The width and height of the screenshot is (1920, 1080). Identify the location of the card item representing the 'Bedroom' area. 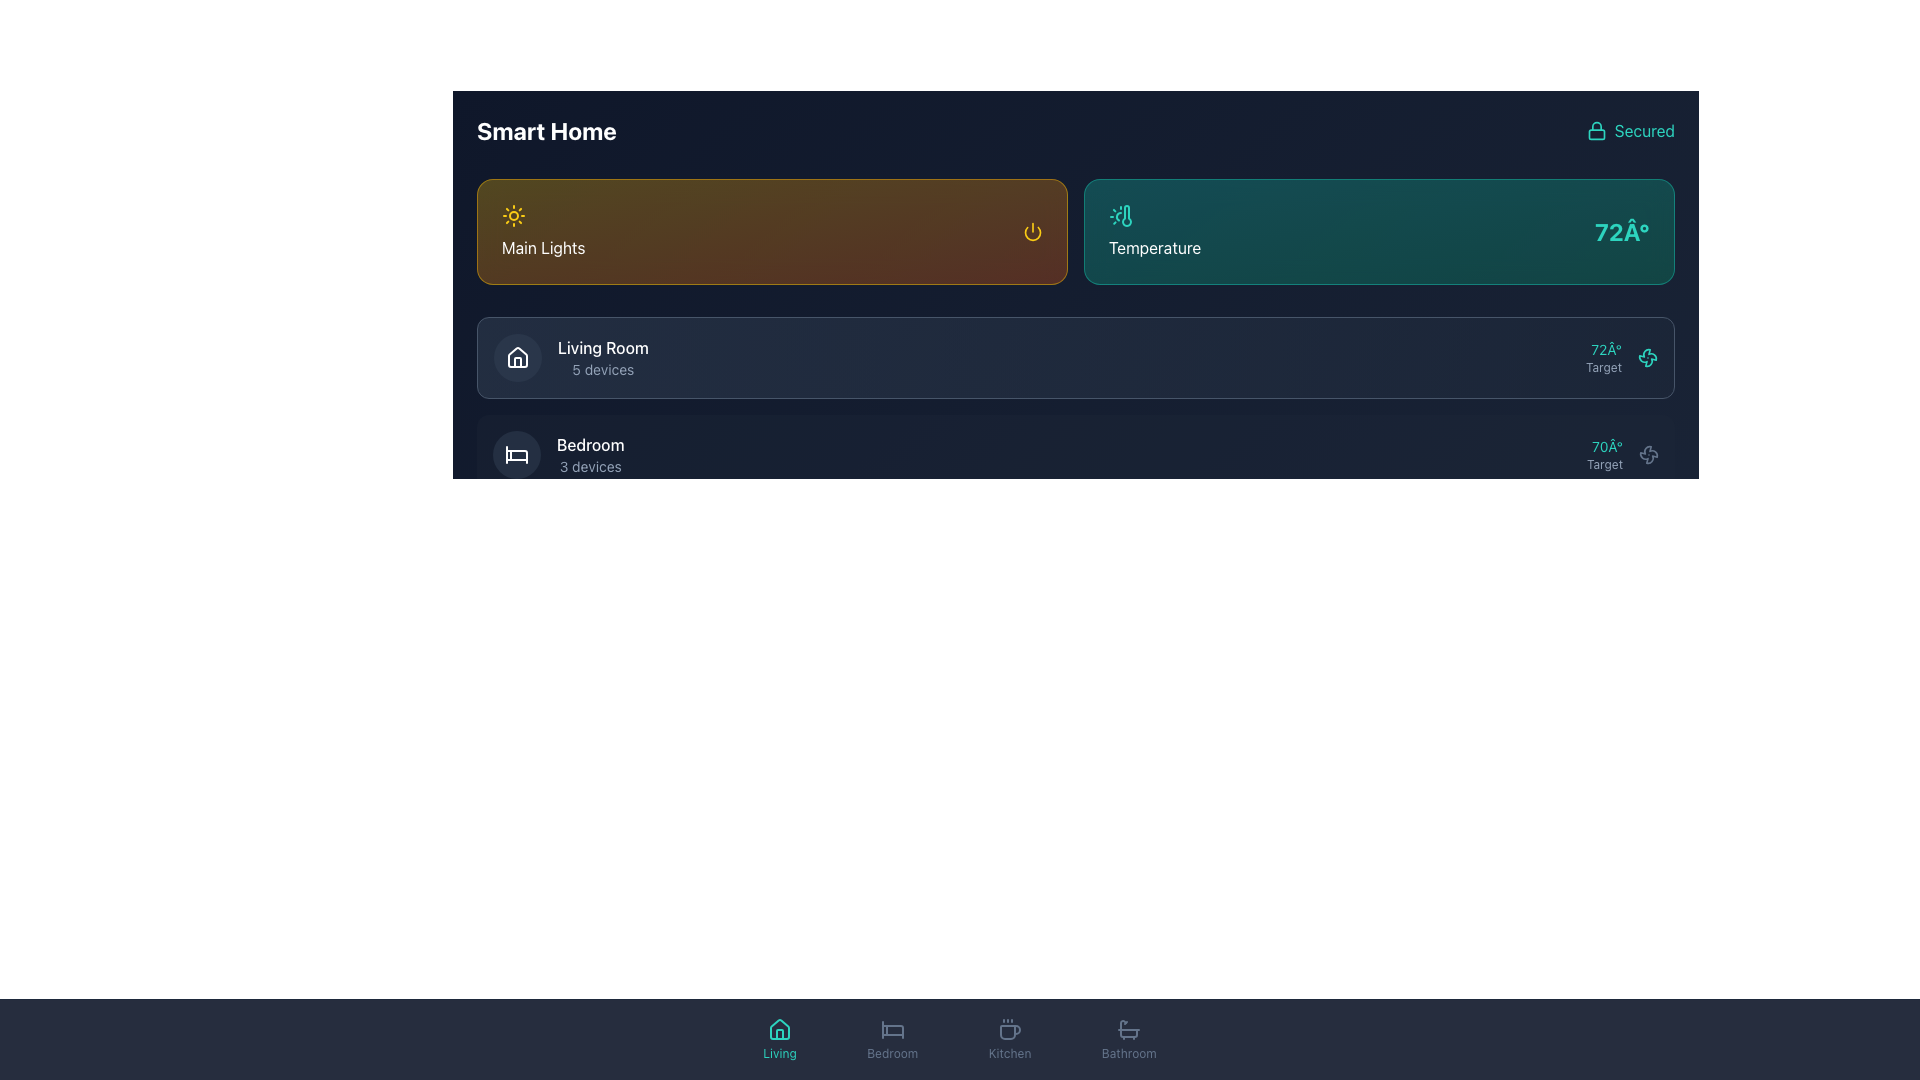
(1074, 455).